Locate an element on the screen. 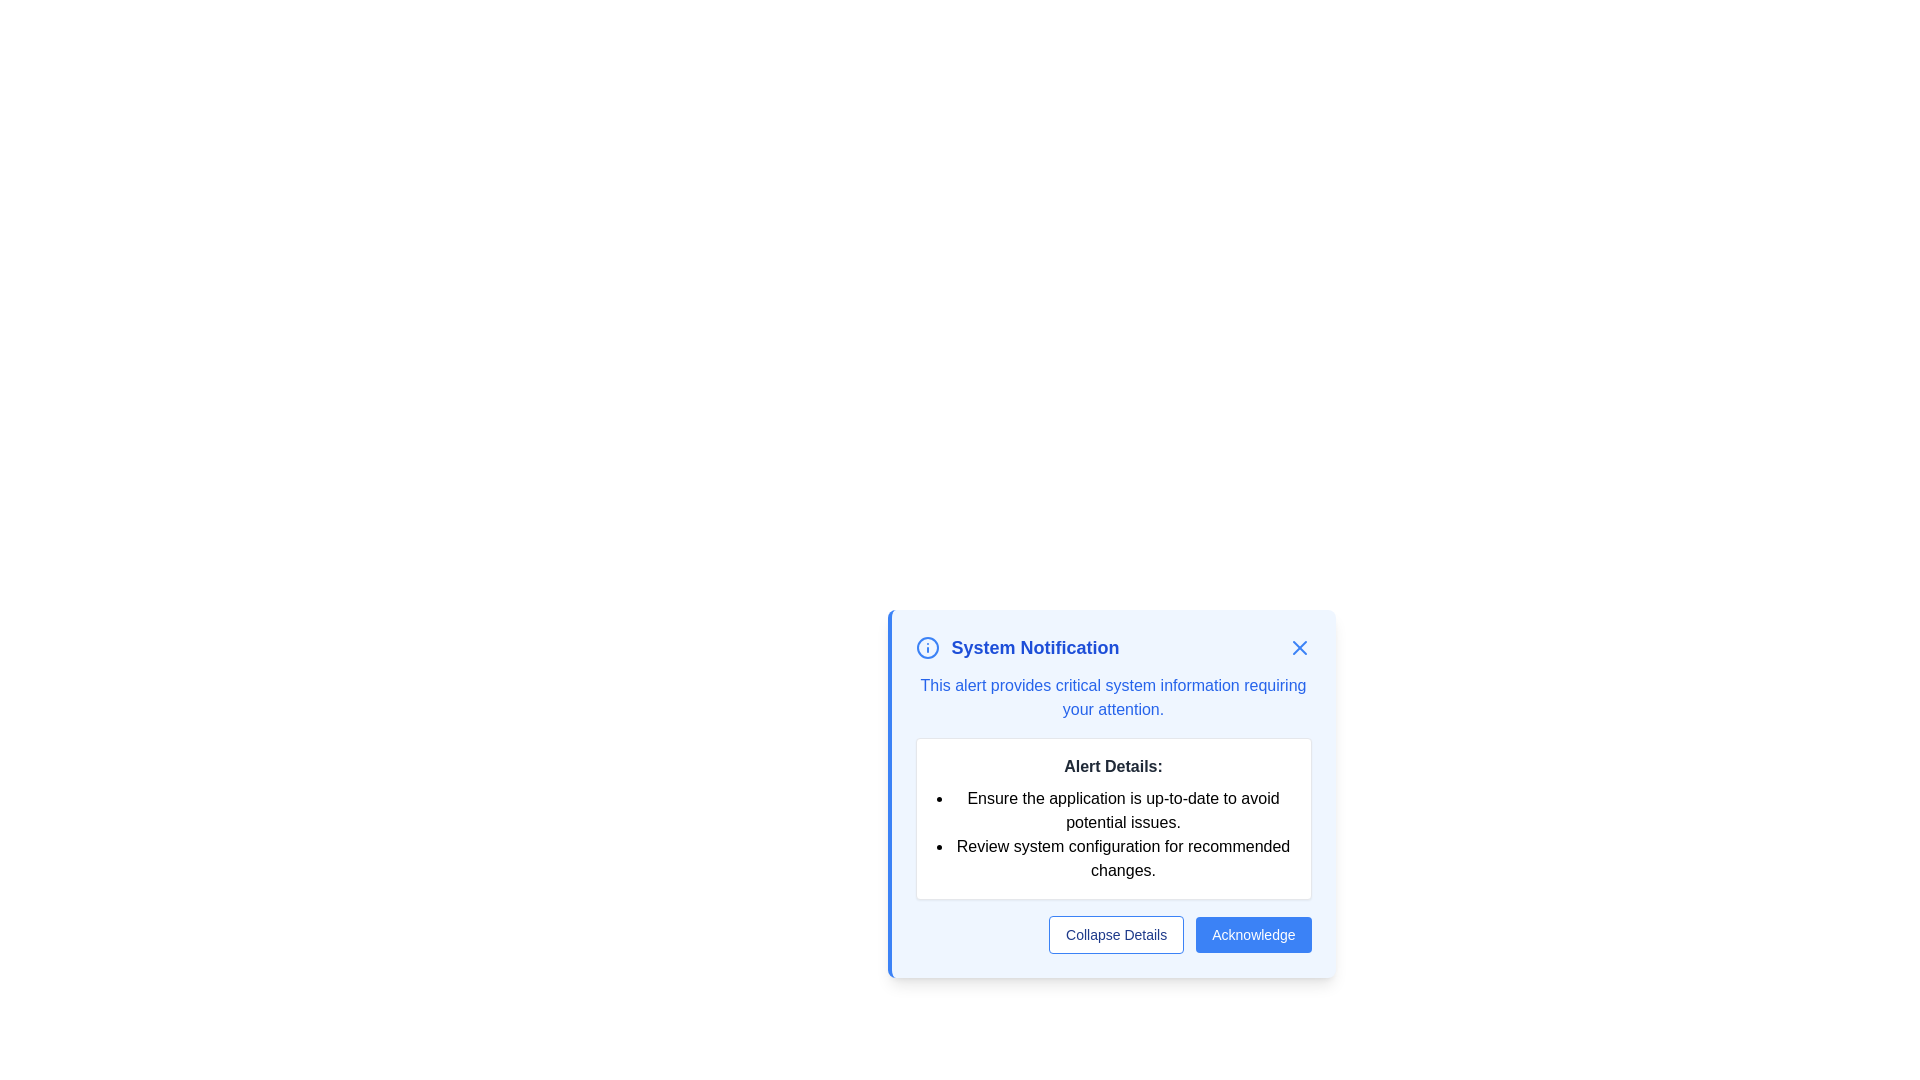 The height and width of the screenshot is (1080, 1920). the 'System Notification' text label, which is styled in blue color and bold font, located at the upper part of a modal dialog box, accompanied by an informational icon on the left is located at coordinates (1017, 648).